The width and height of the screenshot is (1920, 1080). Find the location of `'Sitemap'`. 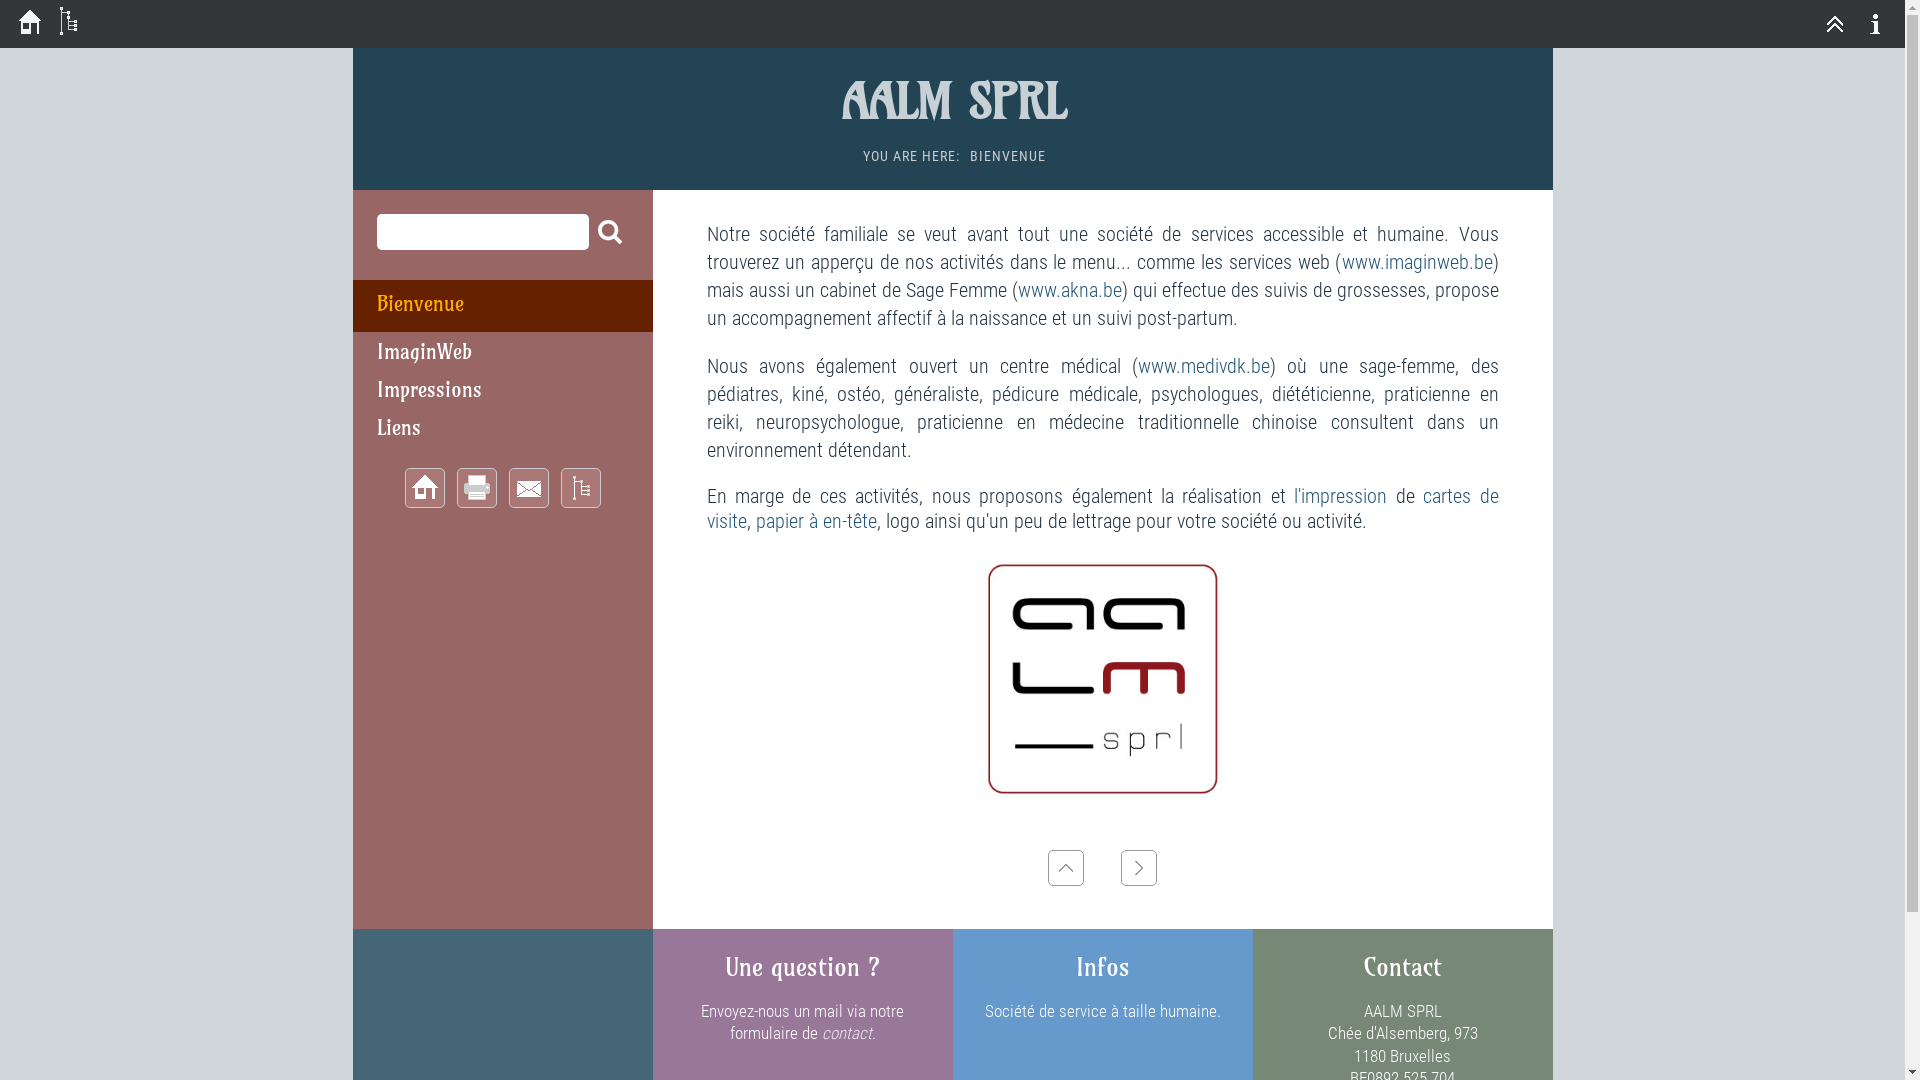

'Sitemap' is located at coordinates (560, 488).